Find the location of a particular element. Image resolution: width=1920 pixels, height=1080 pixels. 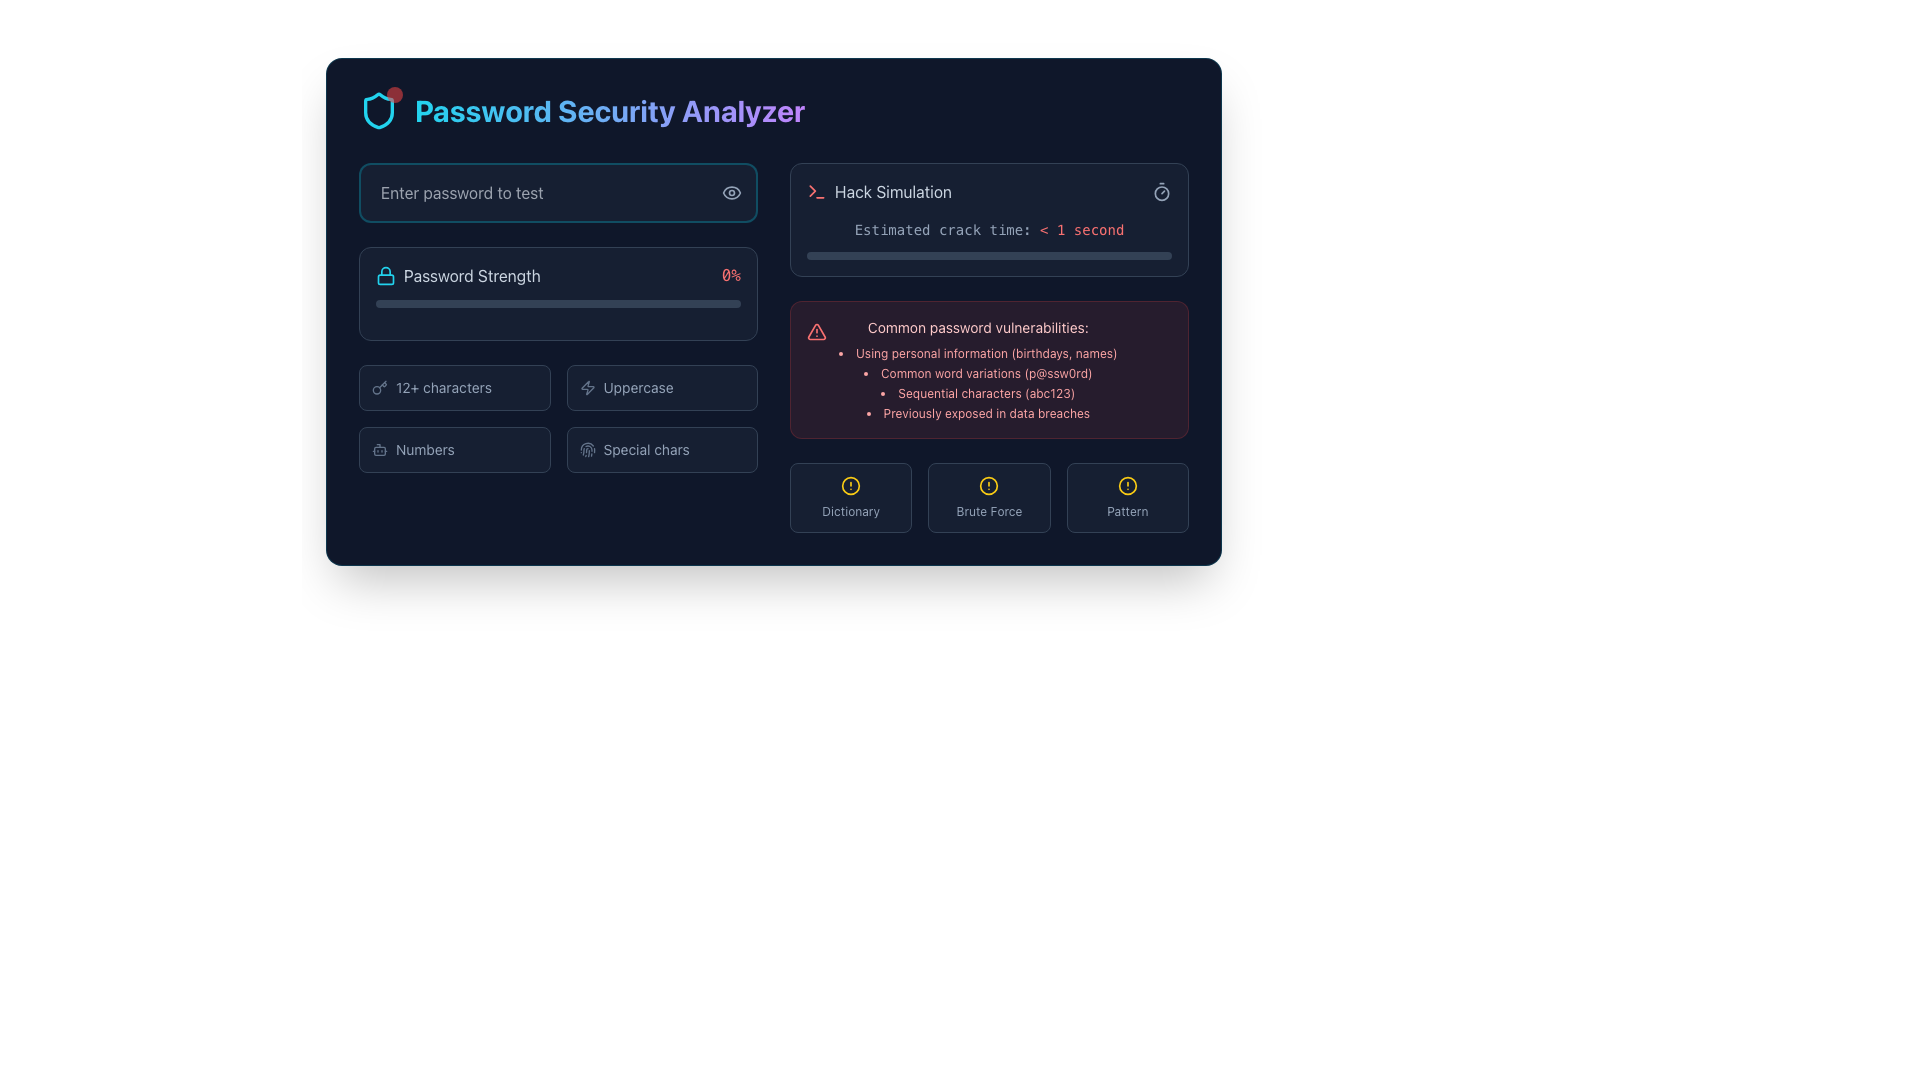

the Label with an icon that indicates the user's password strength, which is located below the 'Enter password to test' input field and next to the percentage indicator is located at coordinates (457, 276).